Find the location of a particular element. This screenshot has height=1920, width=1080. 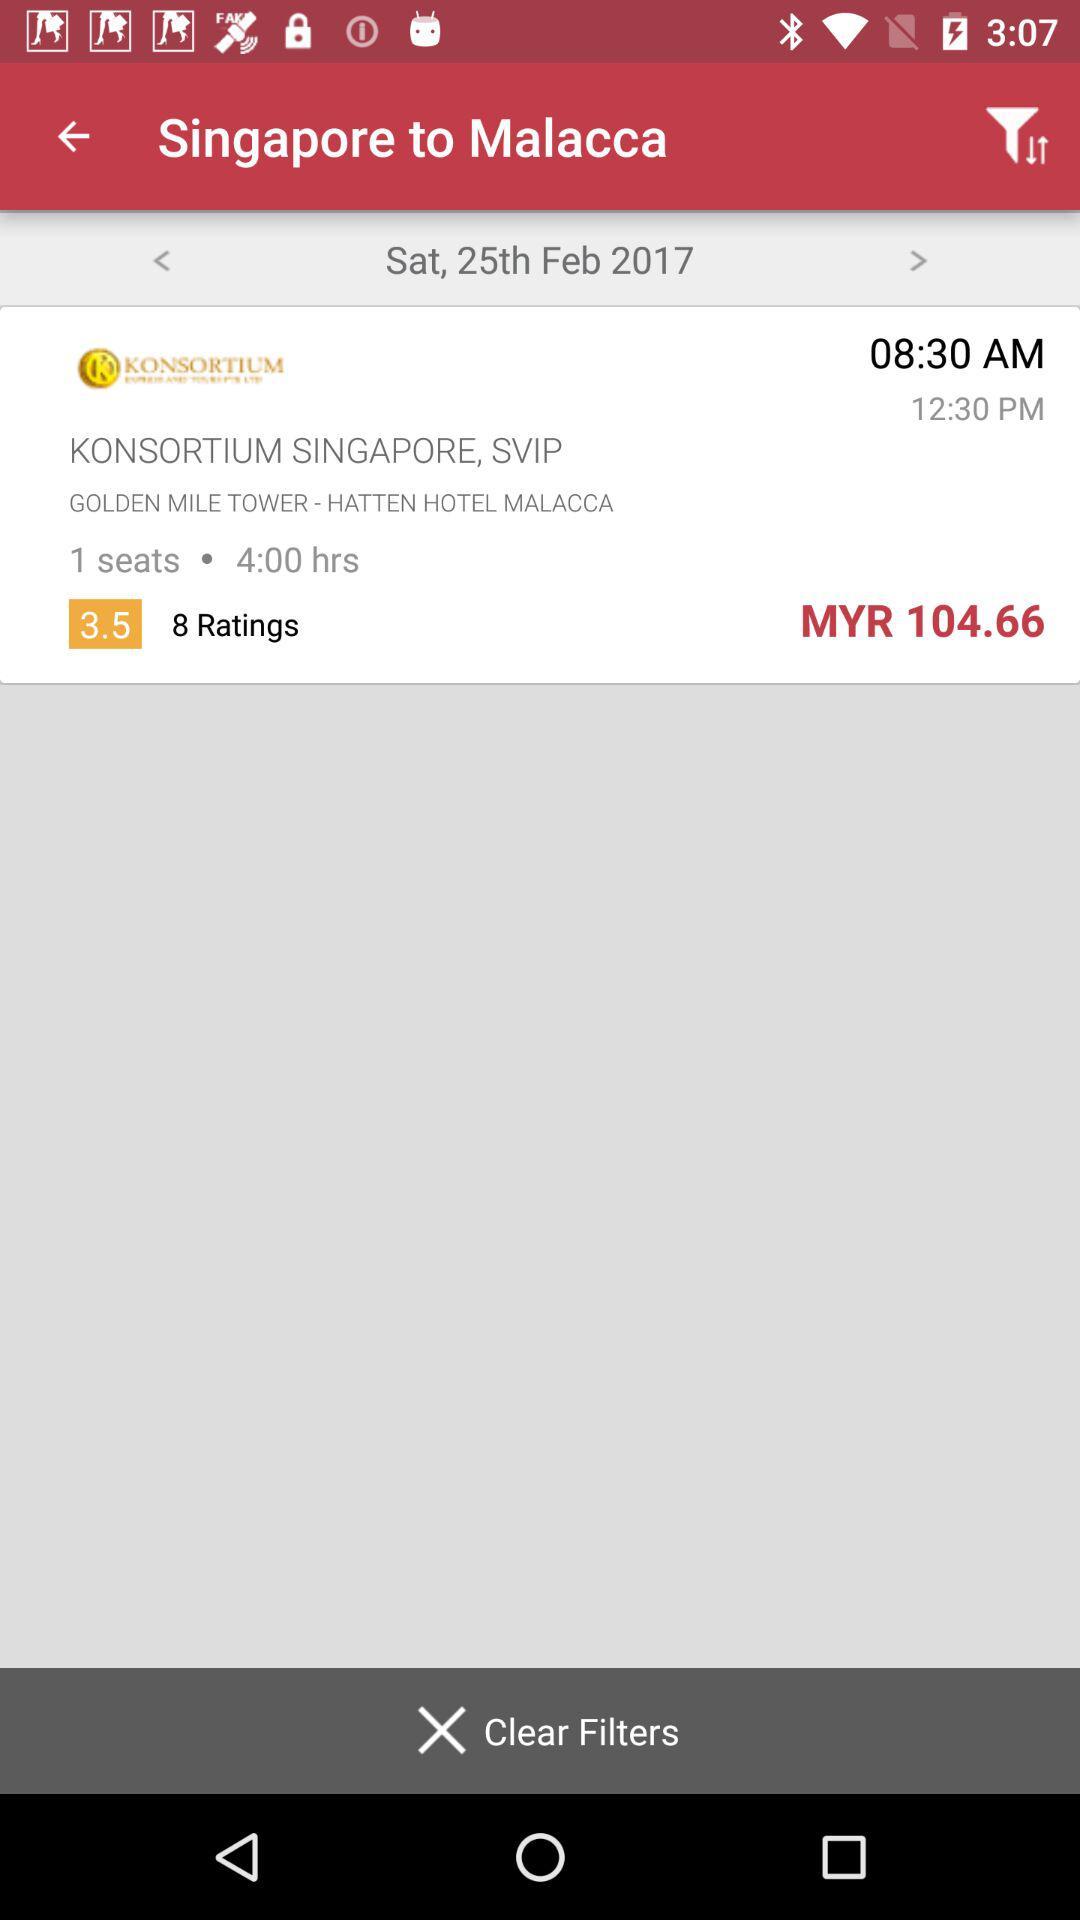

forward one day is located at coordinates (918, 257).